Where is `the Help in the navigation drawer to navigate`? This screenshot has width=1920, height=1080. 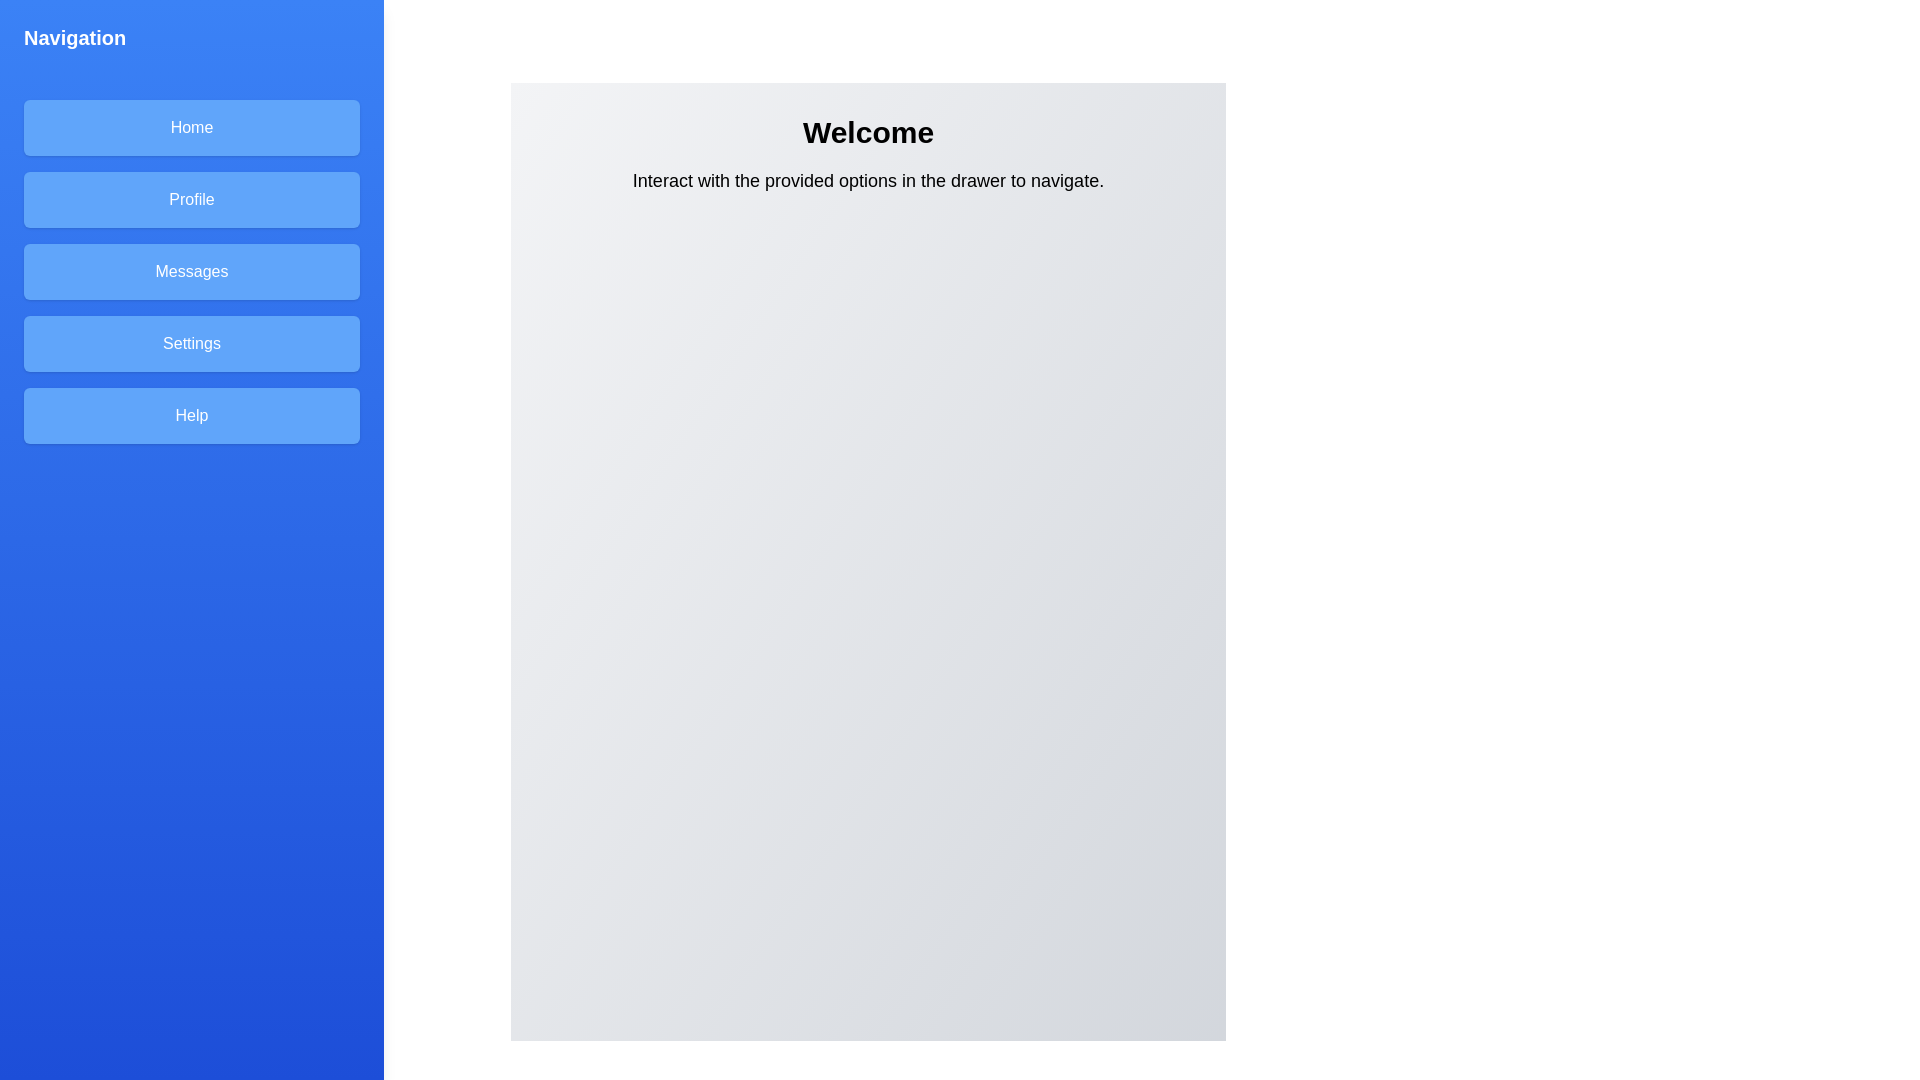
the Help in the navigation drawer to navigate is located at coordinates (192, 415).